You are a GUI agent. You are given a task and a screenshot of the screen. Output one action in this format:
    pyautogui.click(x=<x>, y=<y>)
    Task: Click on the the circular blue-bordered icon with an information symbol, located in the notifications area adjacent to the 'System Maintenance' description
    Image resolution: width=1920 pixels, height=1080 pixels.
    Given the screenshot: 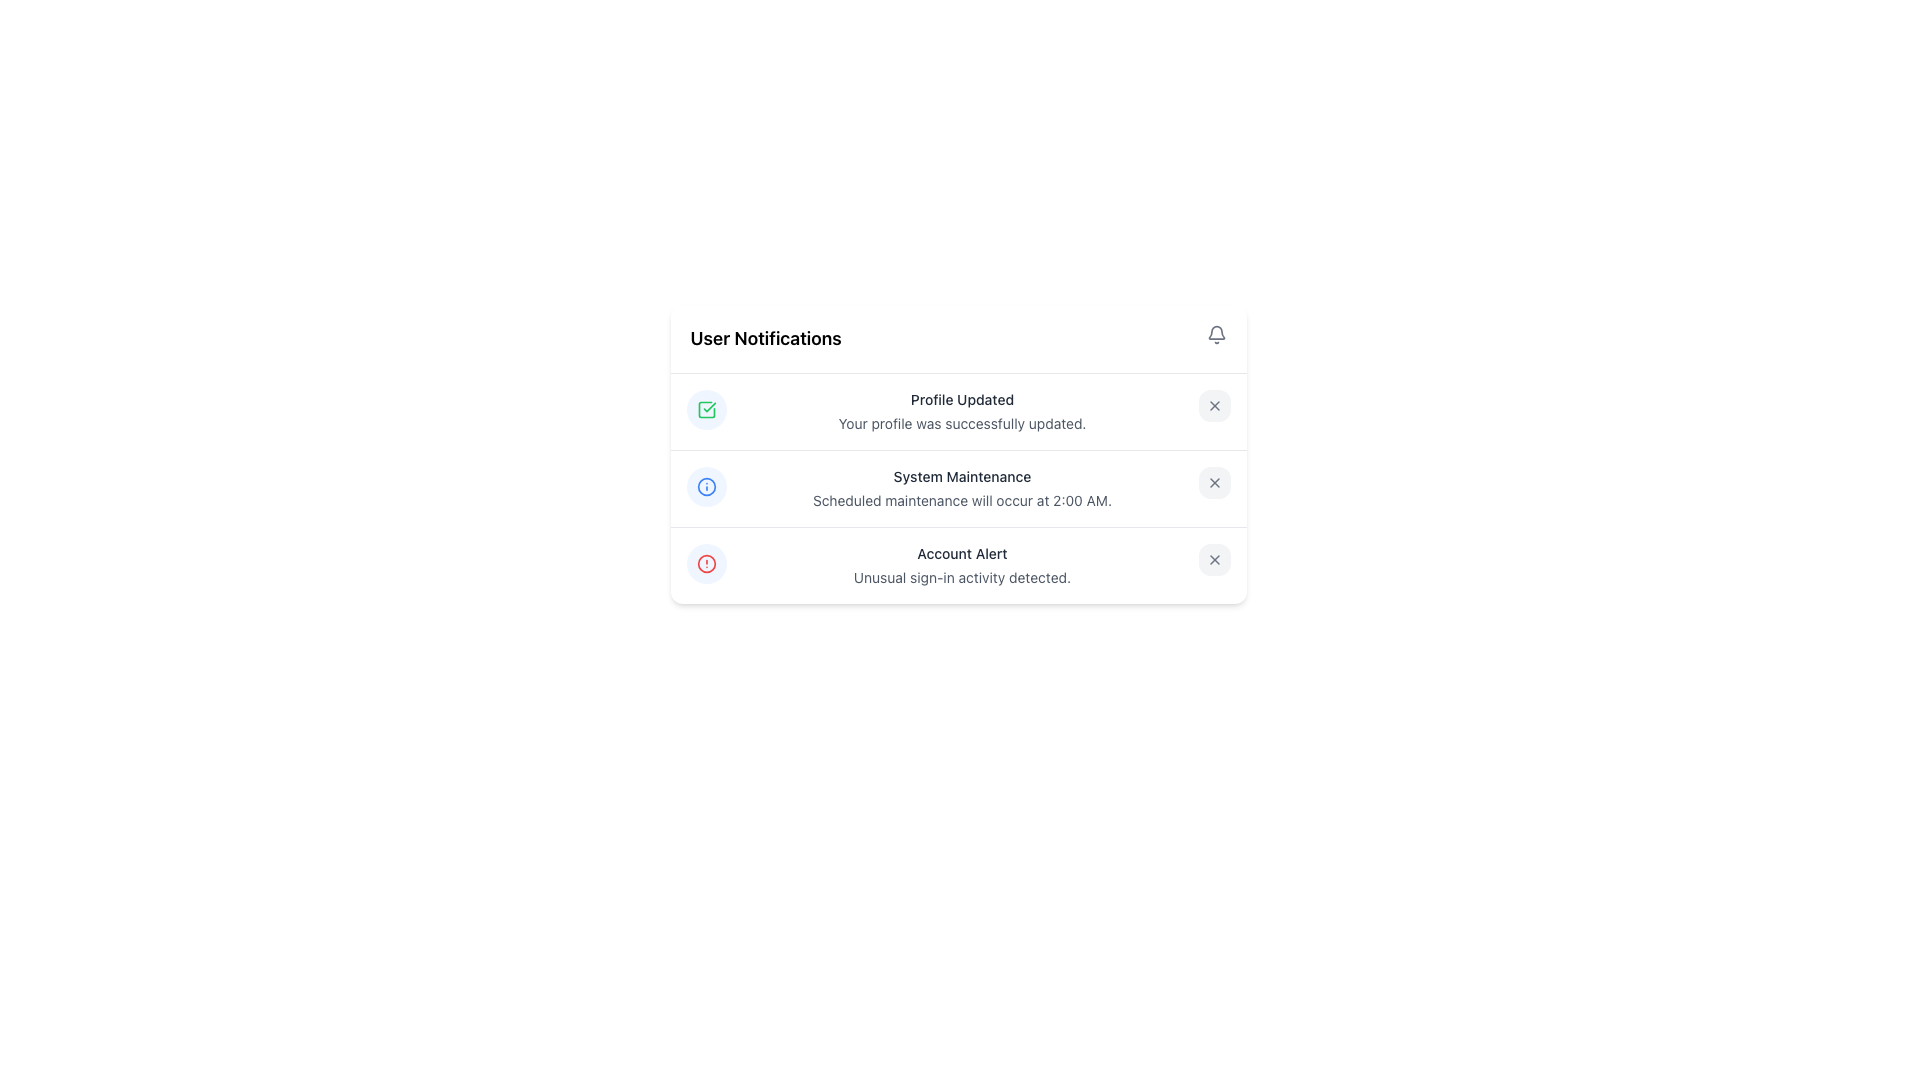 What is the action you would take?
    pyautogui.click(x=706, y=486)
    